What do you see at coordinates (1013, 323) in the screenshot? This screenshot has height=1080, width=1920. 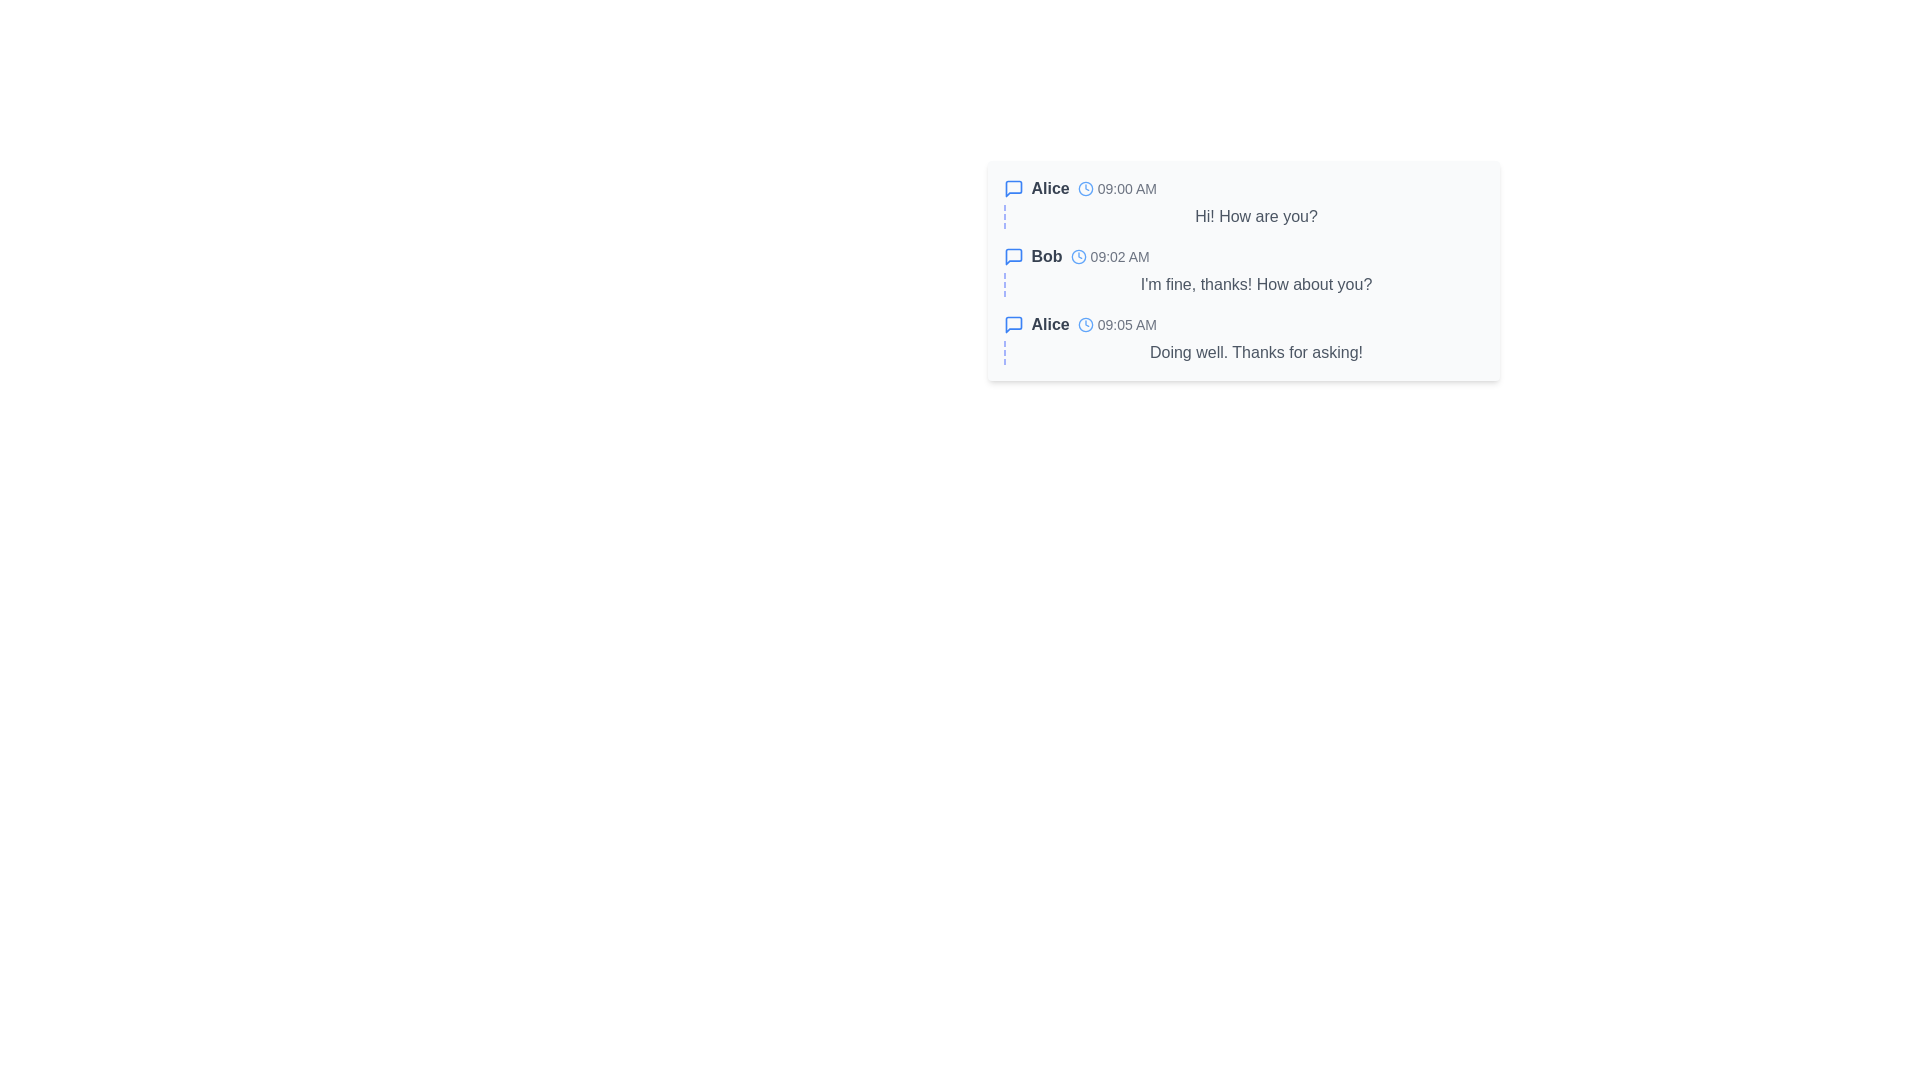 I see `the vector graphic component representing a speech bubble icon next to Alice's message at 09:05 AM in the chat interface` at bounding box center [1013, 323].